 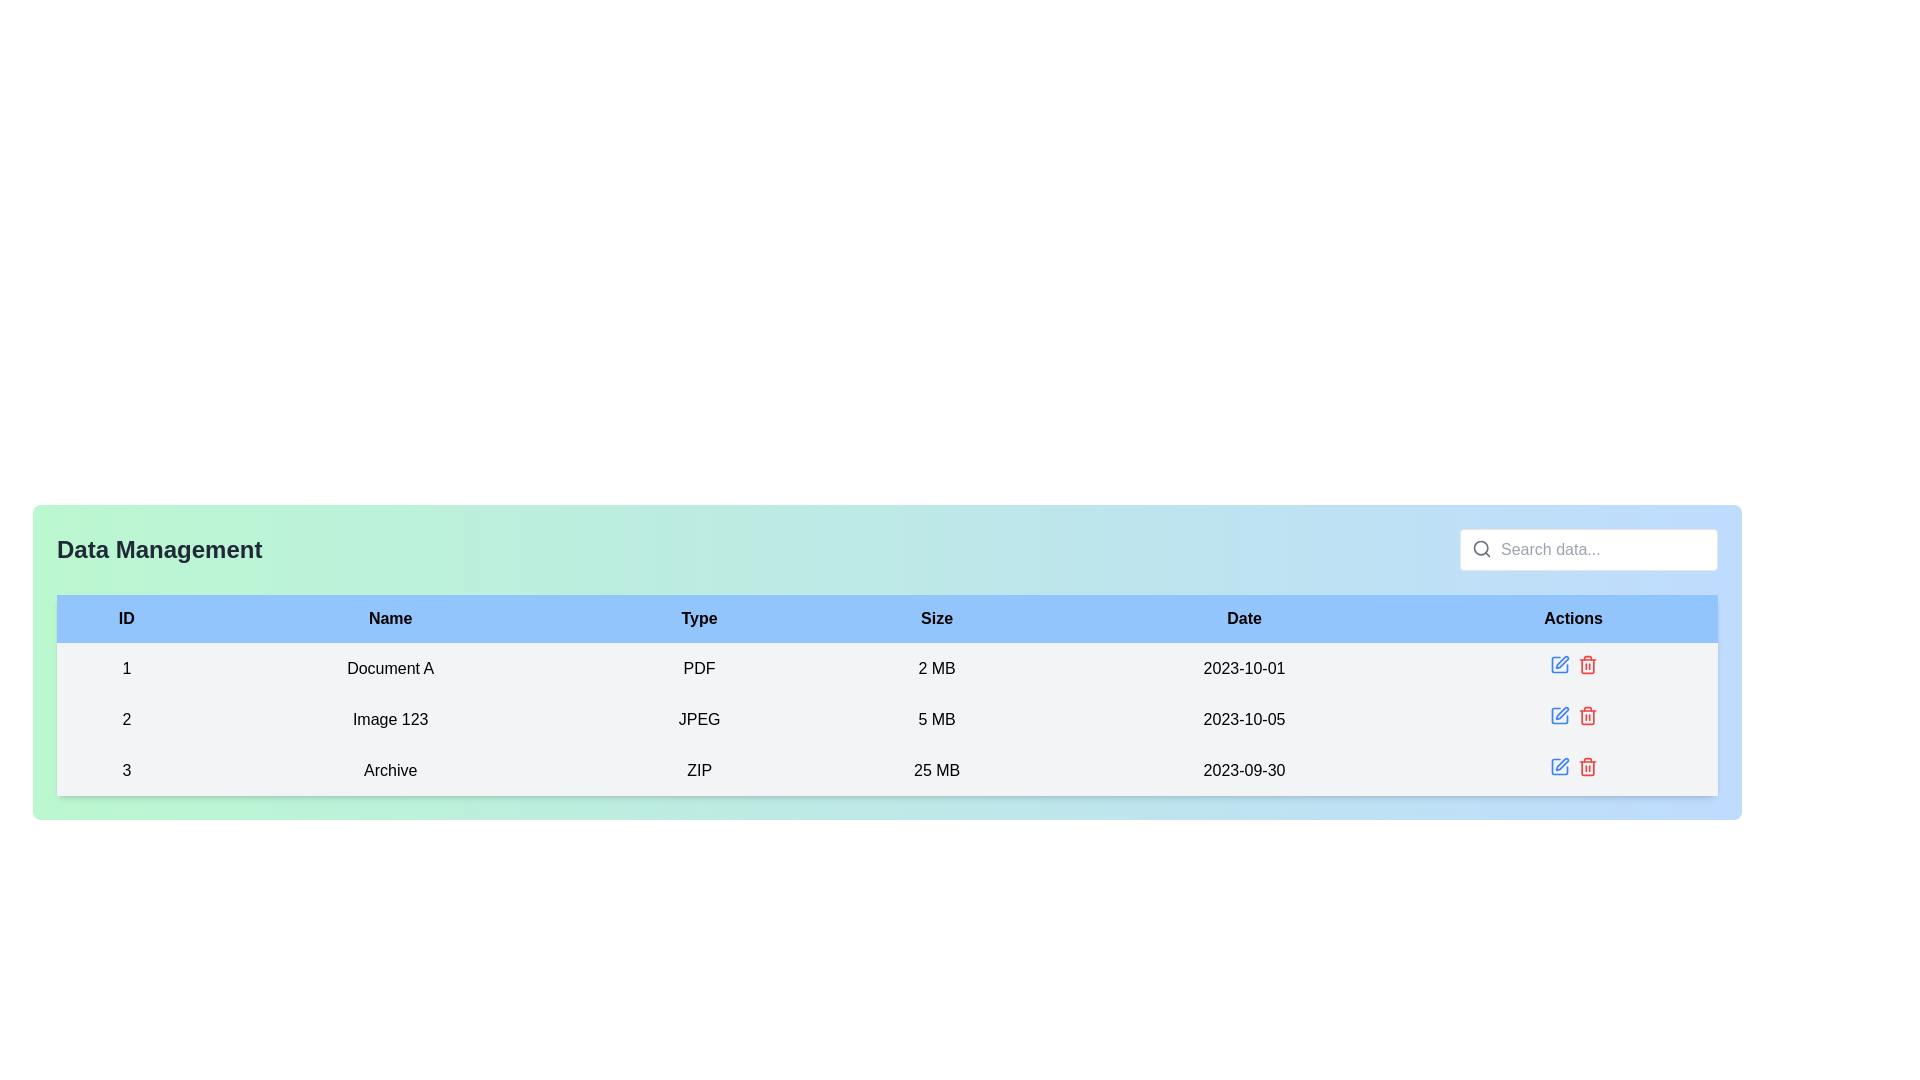 What do you see at coordinates (390, 668) in the screenshot?
I see `the text label displaying 'Document A' which is located in the 'Name' column of the first row in the table` at bounding box center [390, 668].